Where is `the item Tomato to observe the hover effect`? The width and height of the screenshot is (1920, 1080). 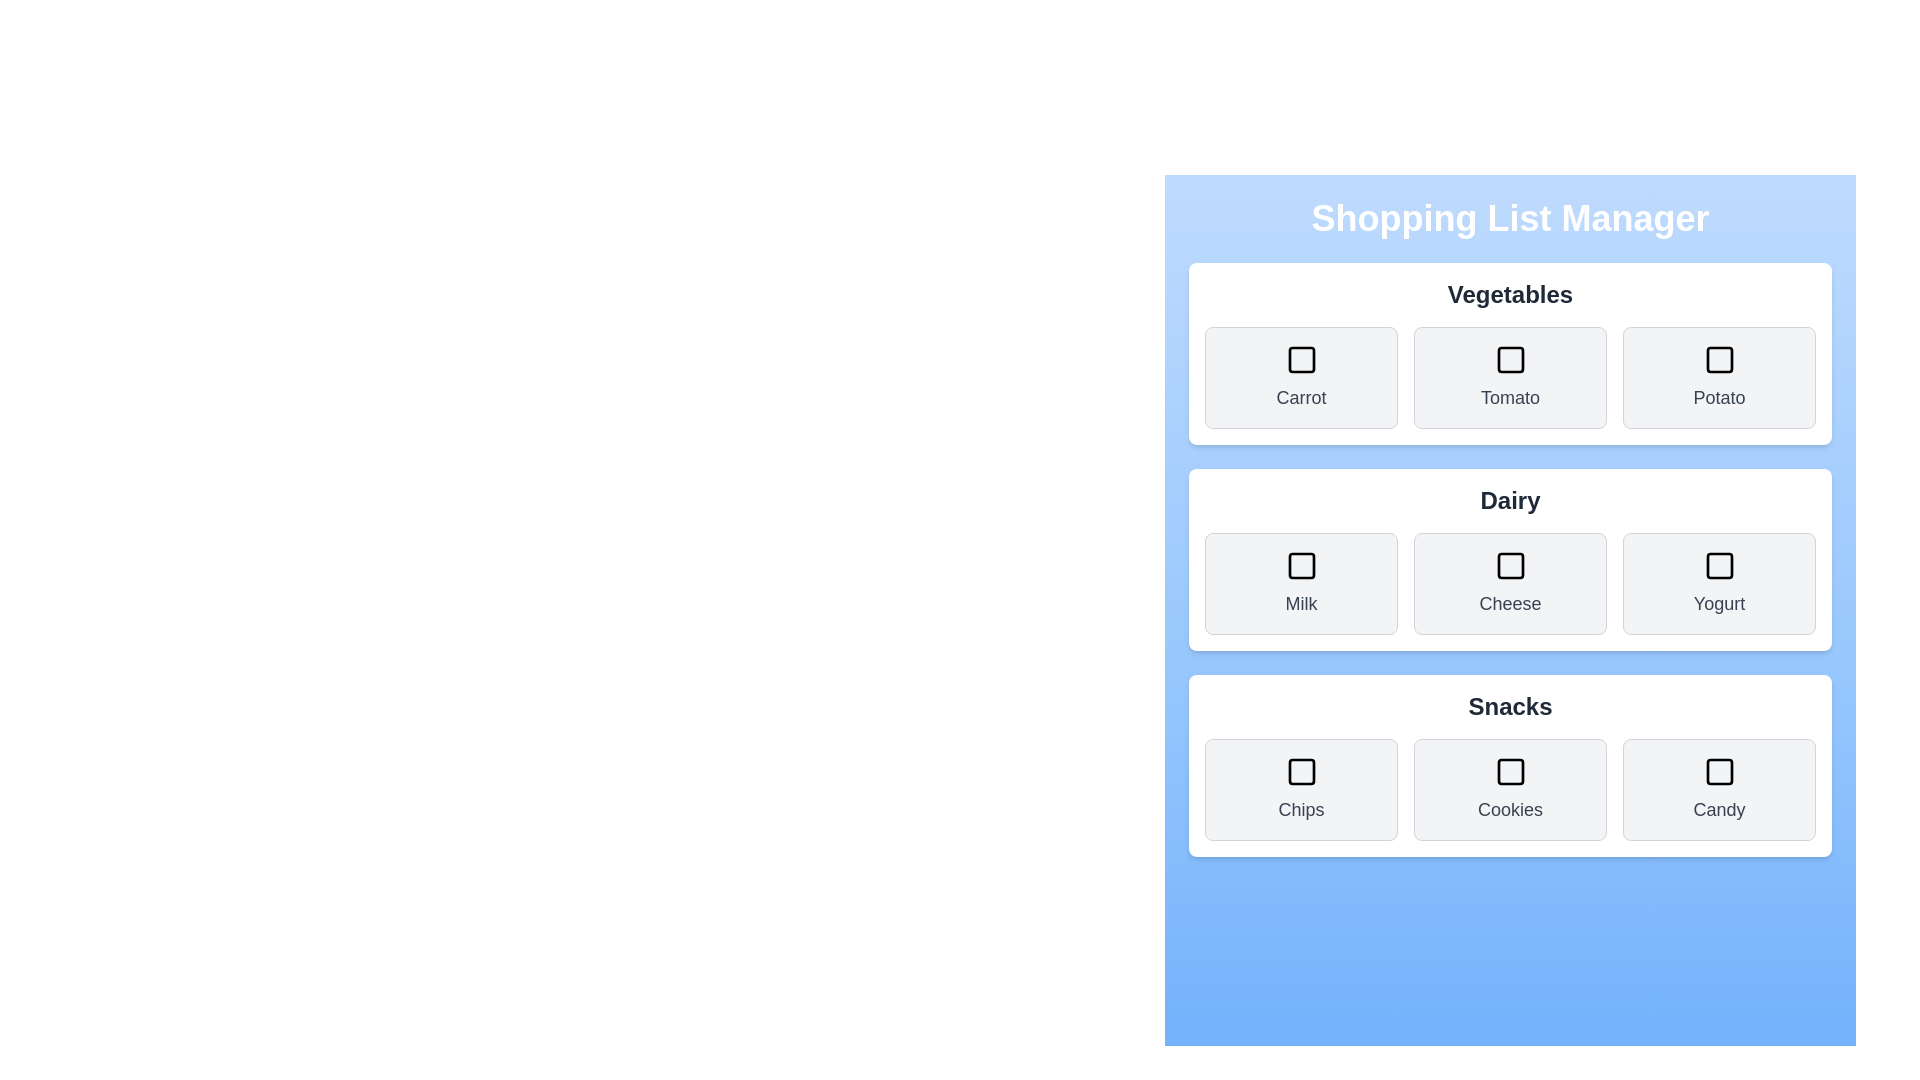 the item Tomato to observe the hover effect is located at coordinates (1510, 378).